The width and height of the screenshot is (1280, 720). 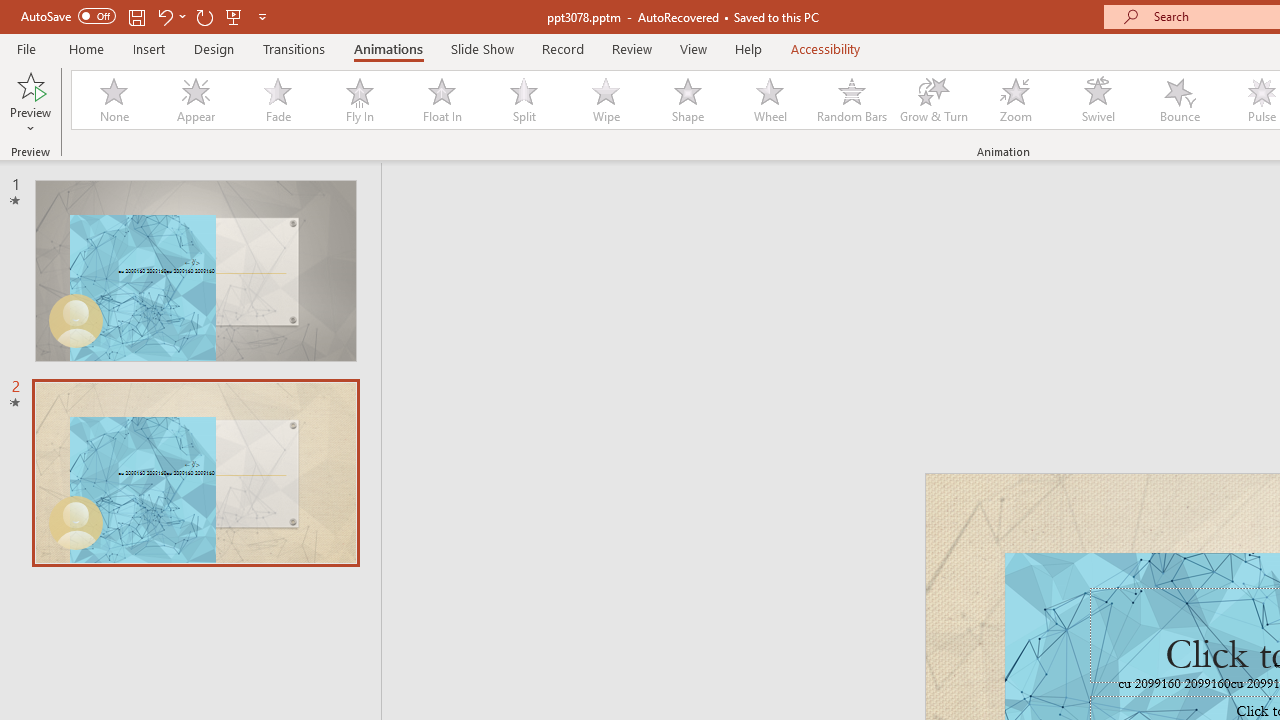 What do you see at coordinates (769, 100) in the screenshot?
I see `'Wheel'` at bounding box center [769, 100].